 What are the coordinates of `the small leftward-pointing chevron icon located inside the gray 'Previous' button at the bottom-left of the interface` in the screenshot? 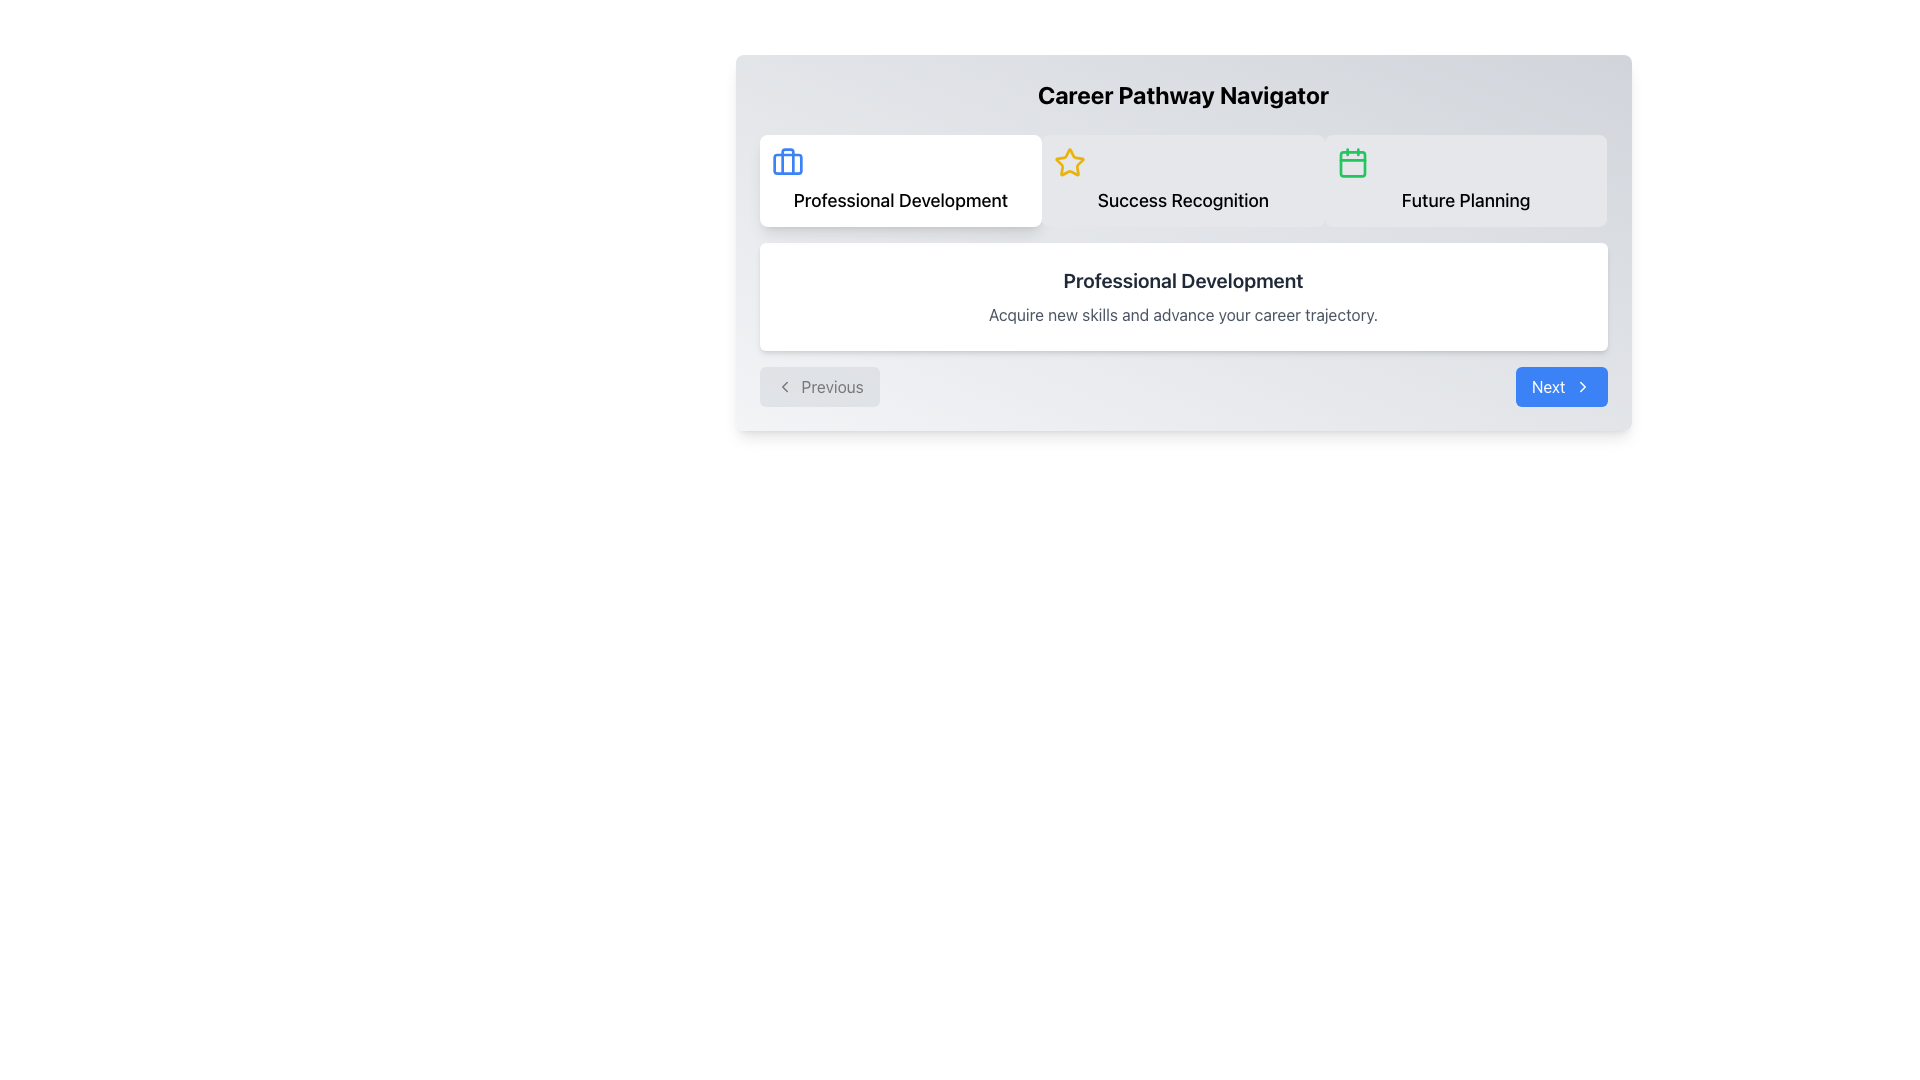 It's located at (783, 386).